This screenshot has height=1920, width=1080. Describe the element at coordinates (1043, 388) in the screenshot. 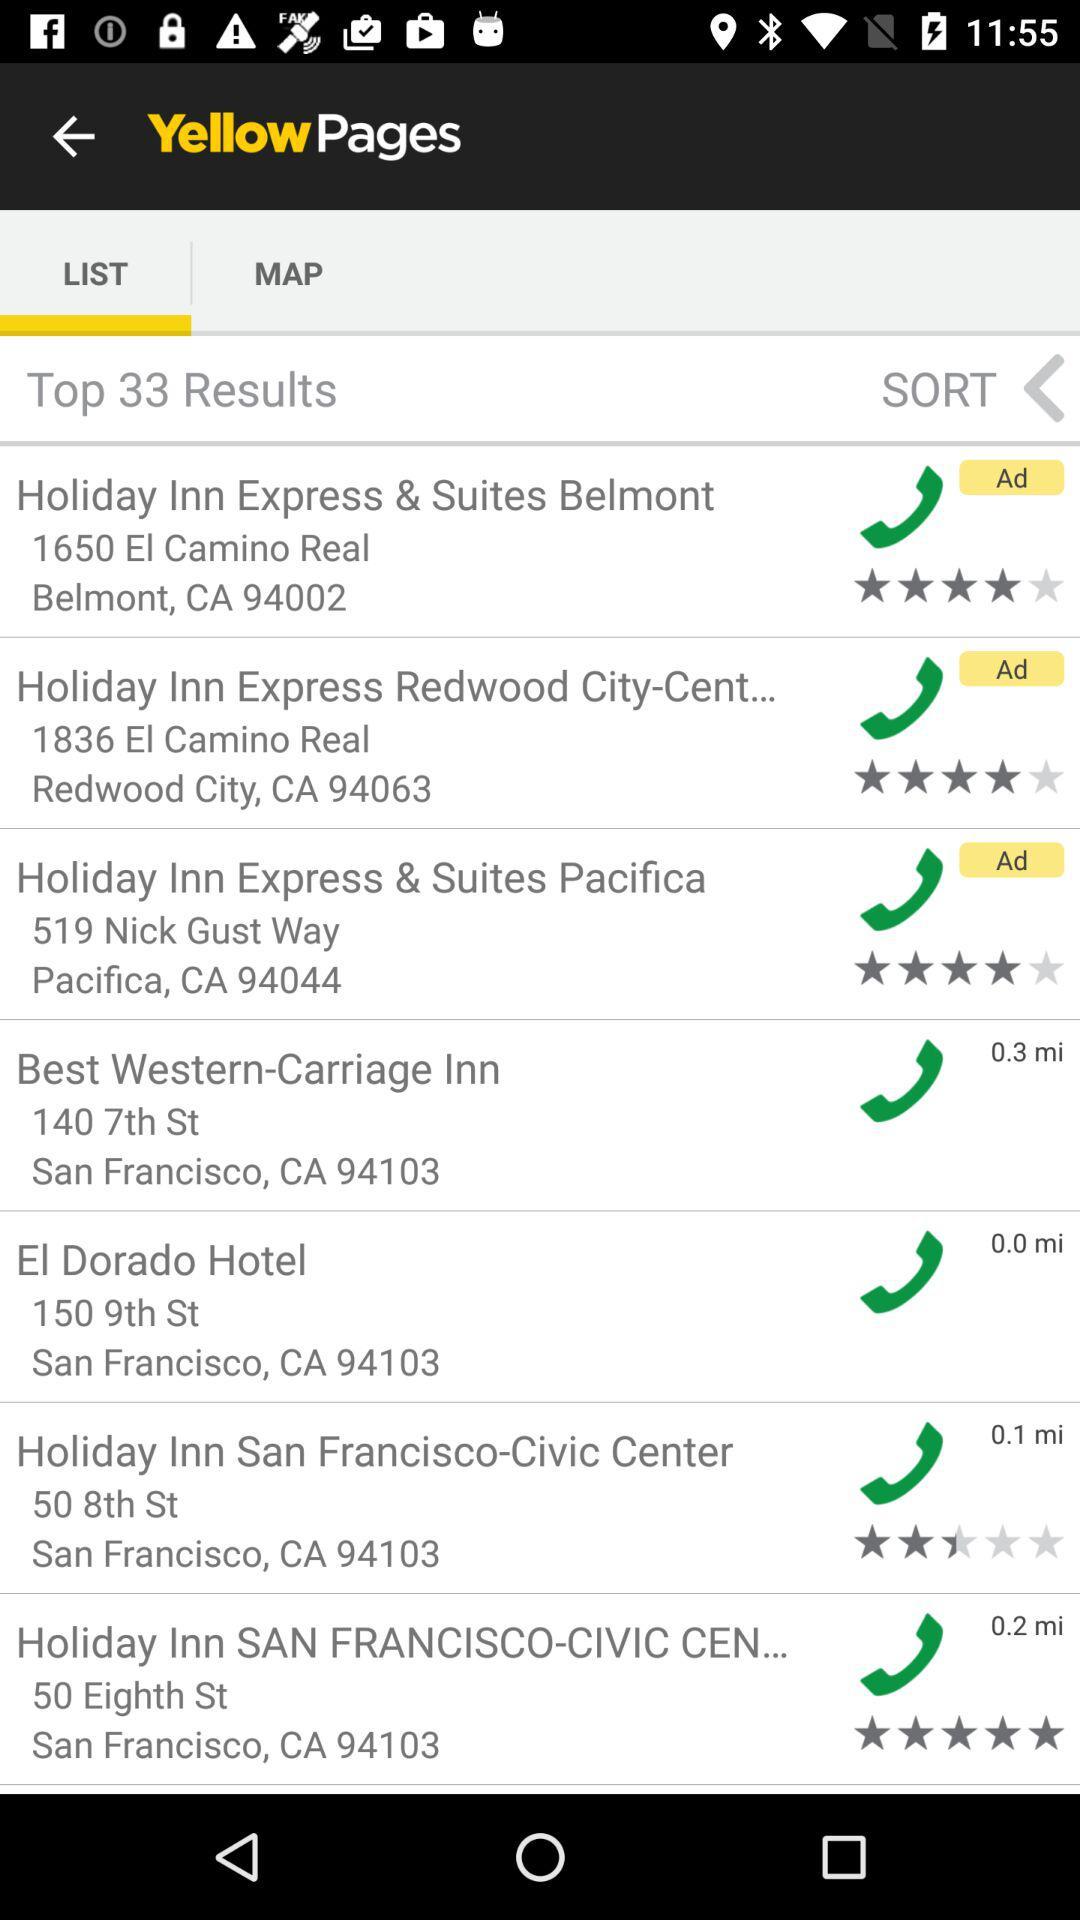

I see `the arrow_backward icon` at that location.